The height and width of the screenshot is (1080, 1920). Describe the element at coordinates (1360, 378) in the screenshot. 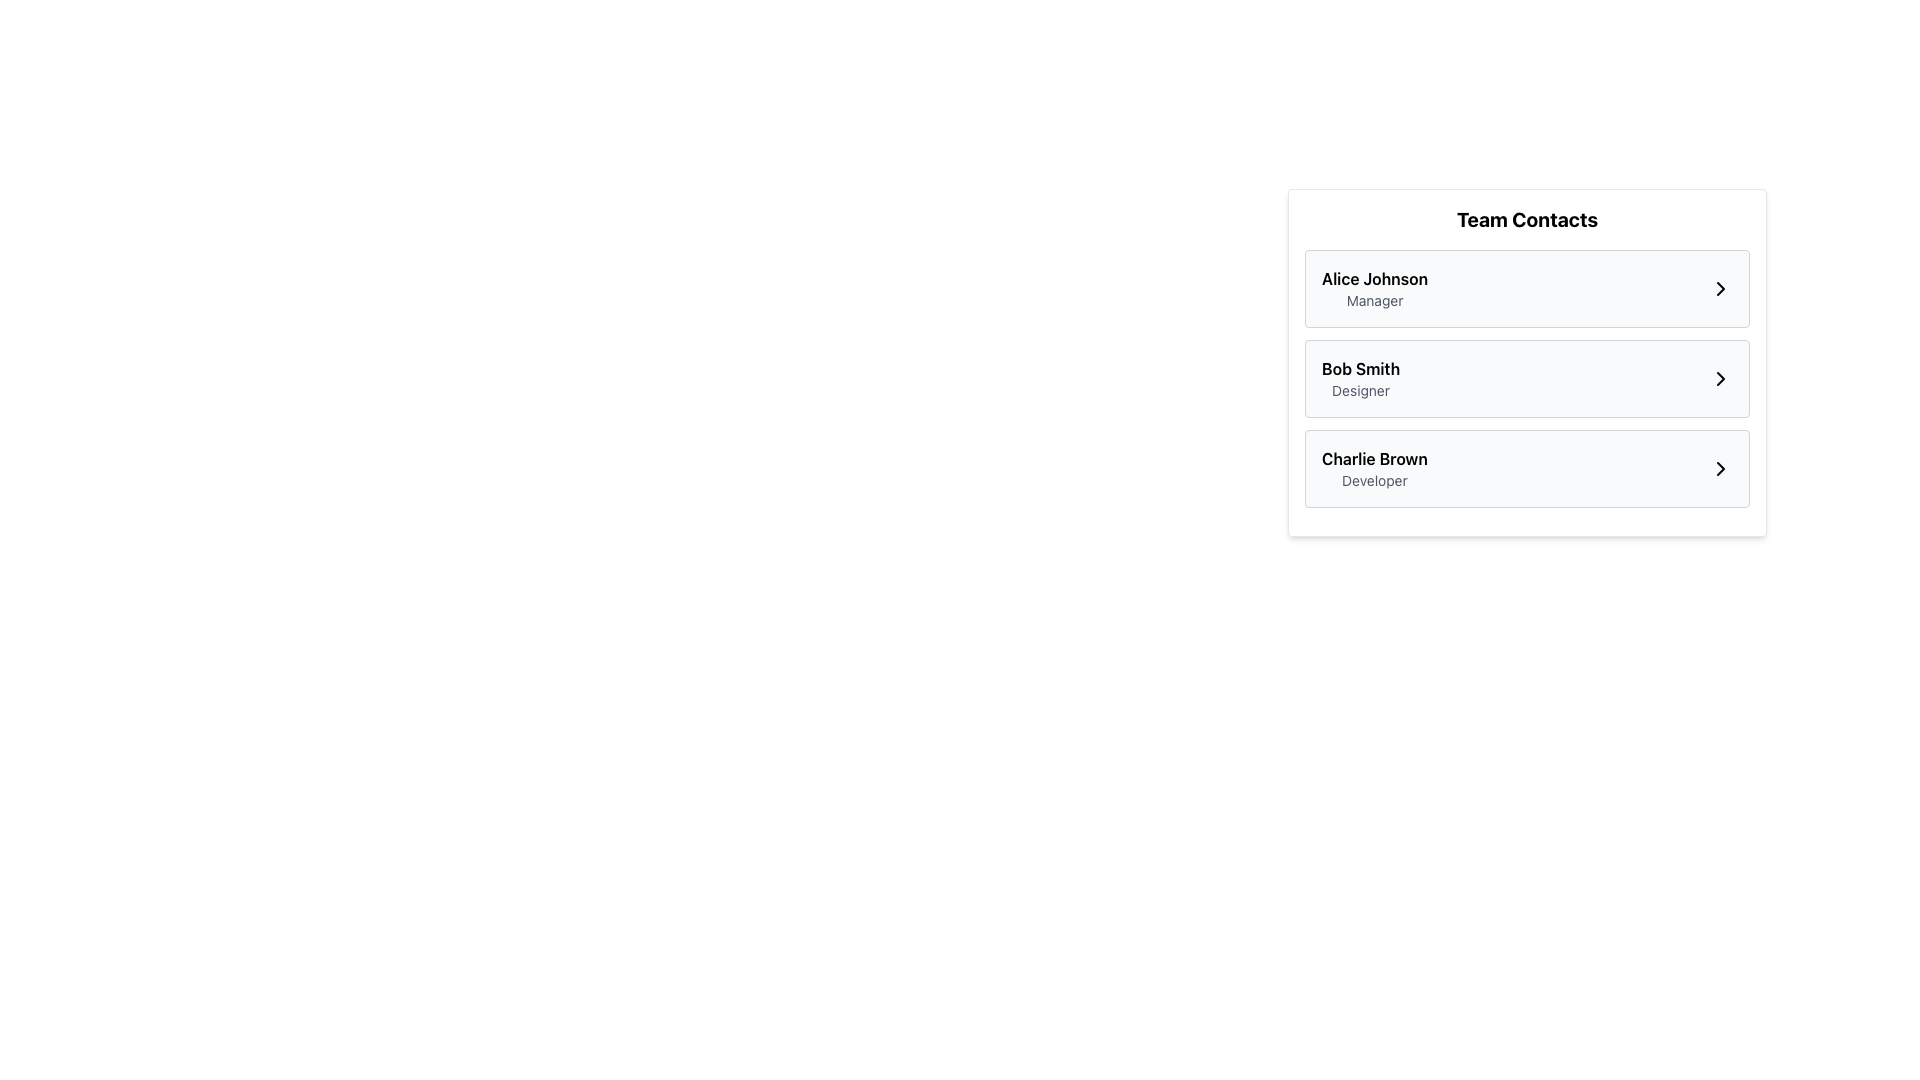

I see `the second entry in the 'Team Contacts' list, which contains detailed information about a contact, positioned below 'Alice Johnson' and above 'Charlie Brown'` at that location.